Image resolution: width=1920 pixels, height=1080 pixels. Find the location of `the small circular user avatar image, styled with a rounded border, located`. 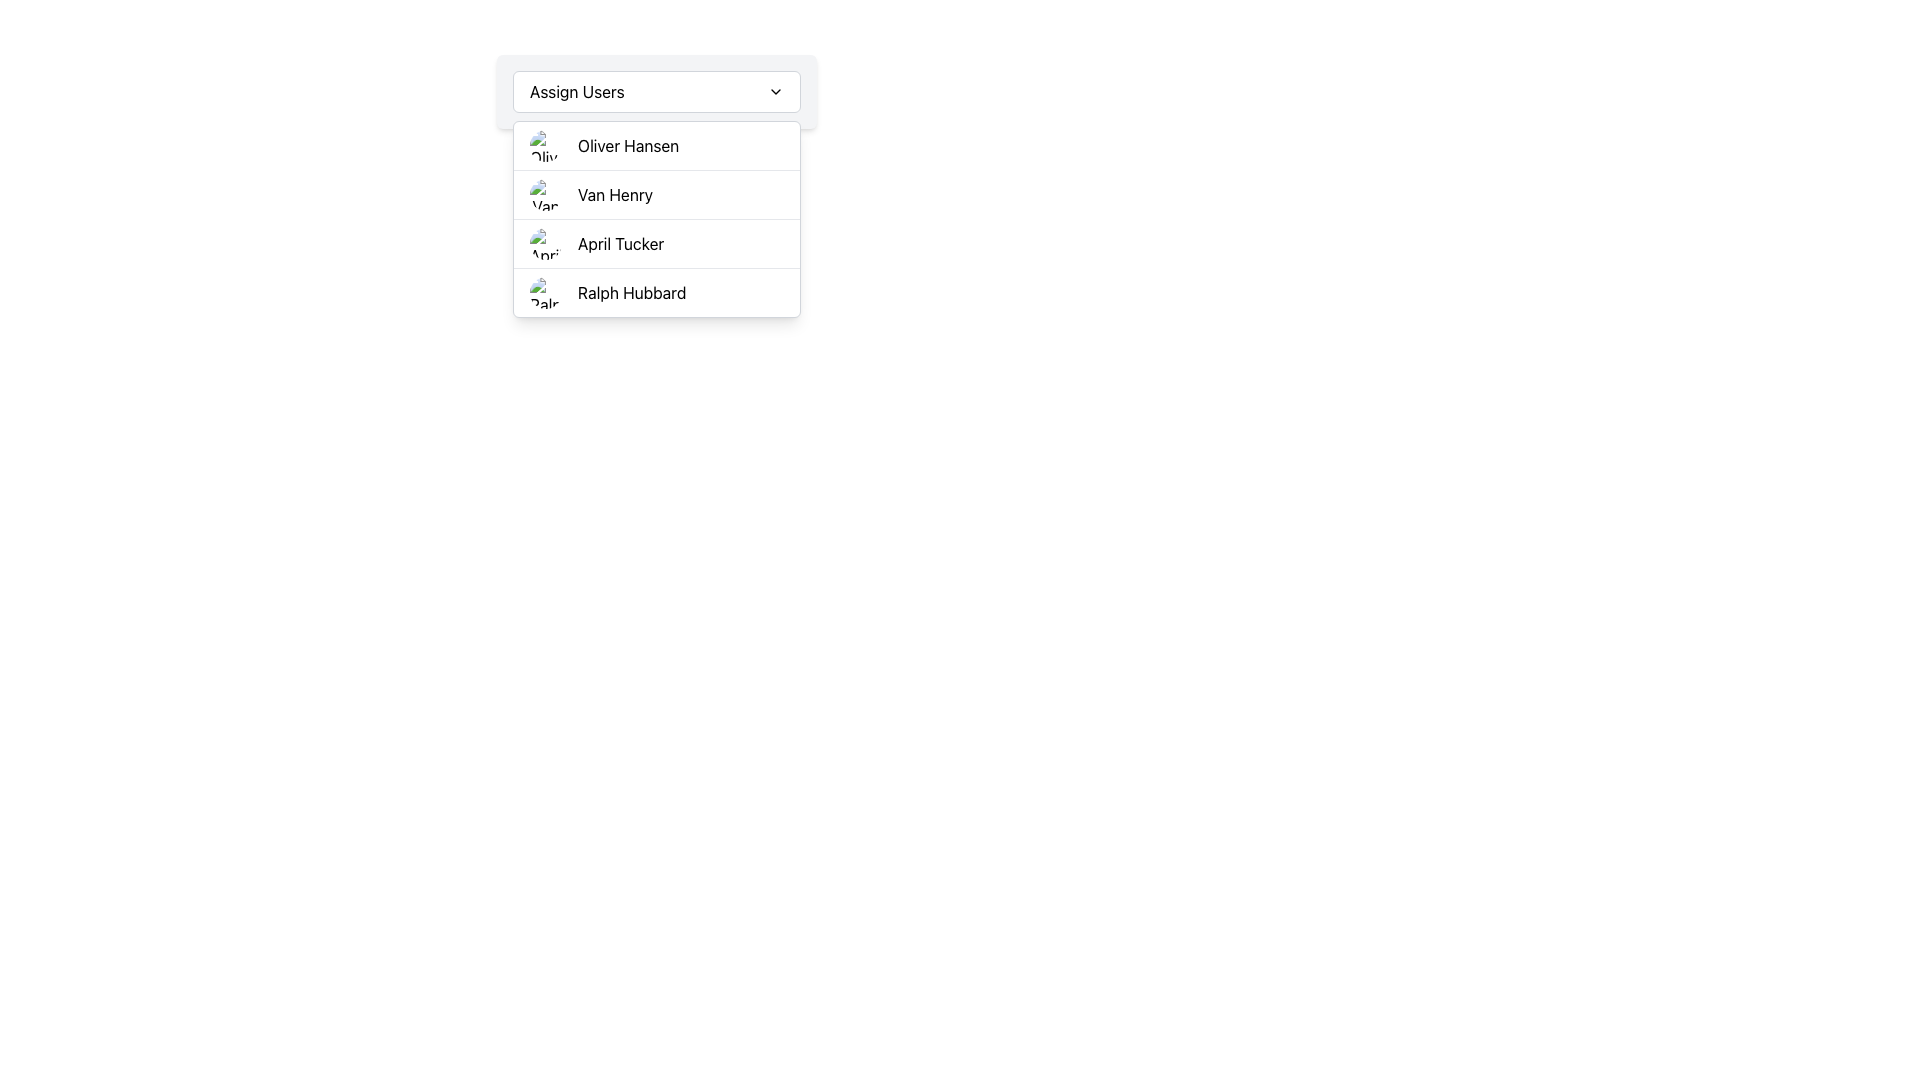

the small circular user avatar image, styled with a rounded border, located is located at coordinates (546, 242).